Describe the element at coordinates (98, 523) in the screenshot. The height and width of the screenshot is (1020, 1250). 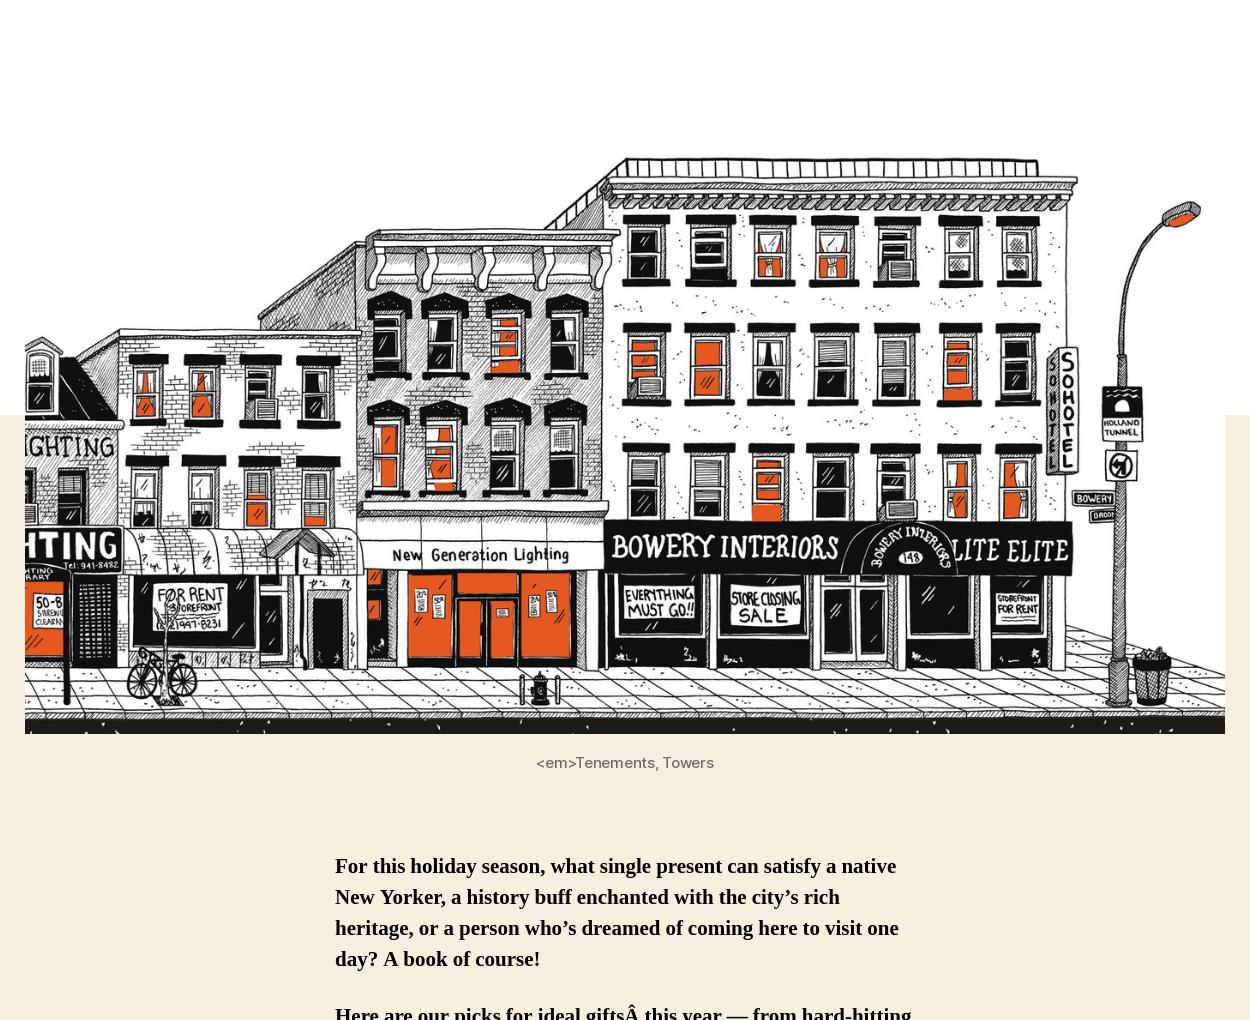
I see `'indicates required'` at that location.